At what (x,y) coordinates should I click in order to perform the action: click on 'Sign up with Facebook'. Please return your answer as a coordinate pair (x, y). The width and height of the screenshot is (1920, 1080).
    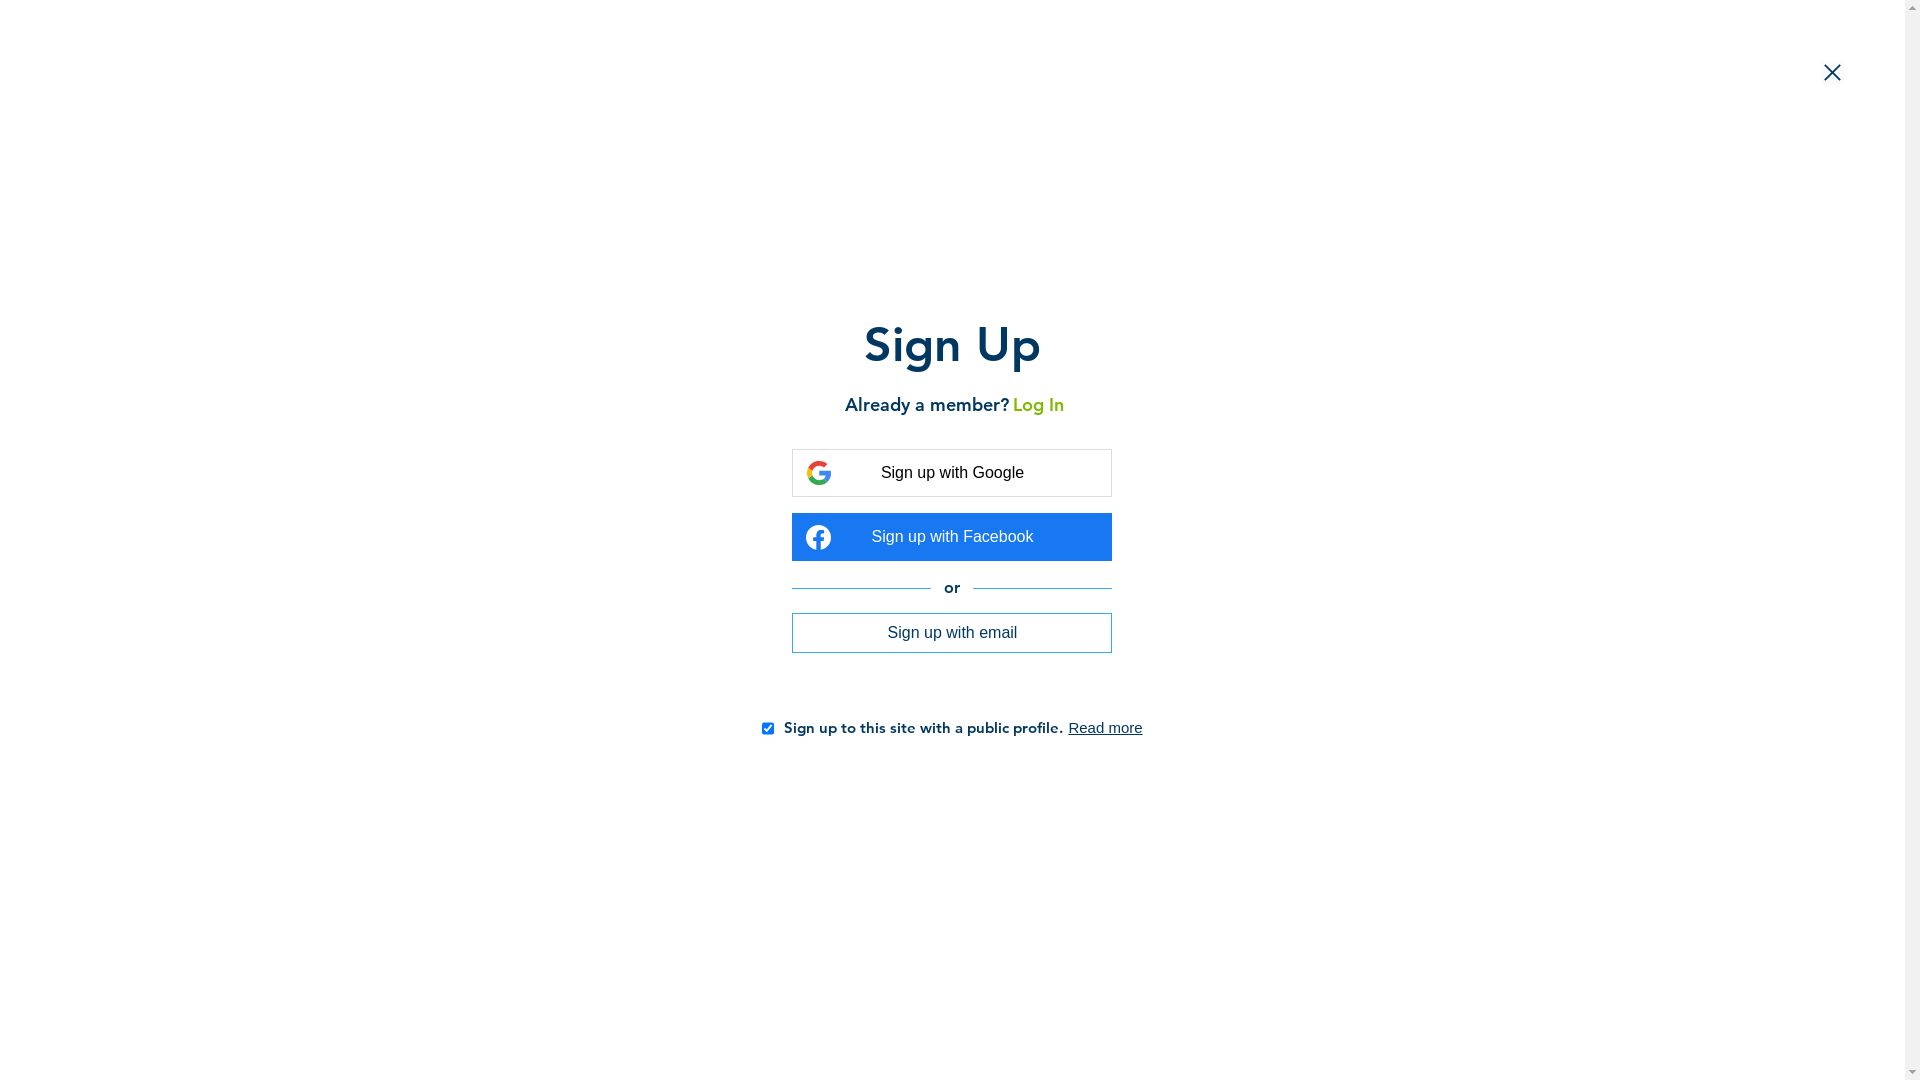
    Looking at the image, I should click on (950, 535).